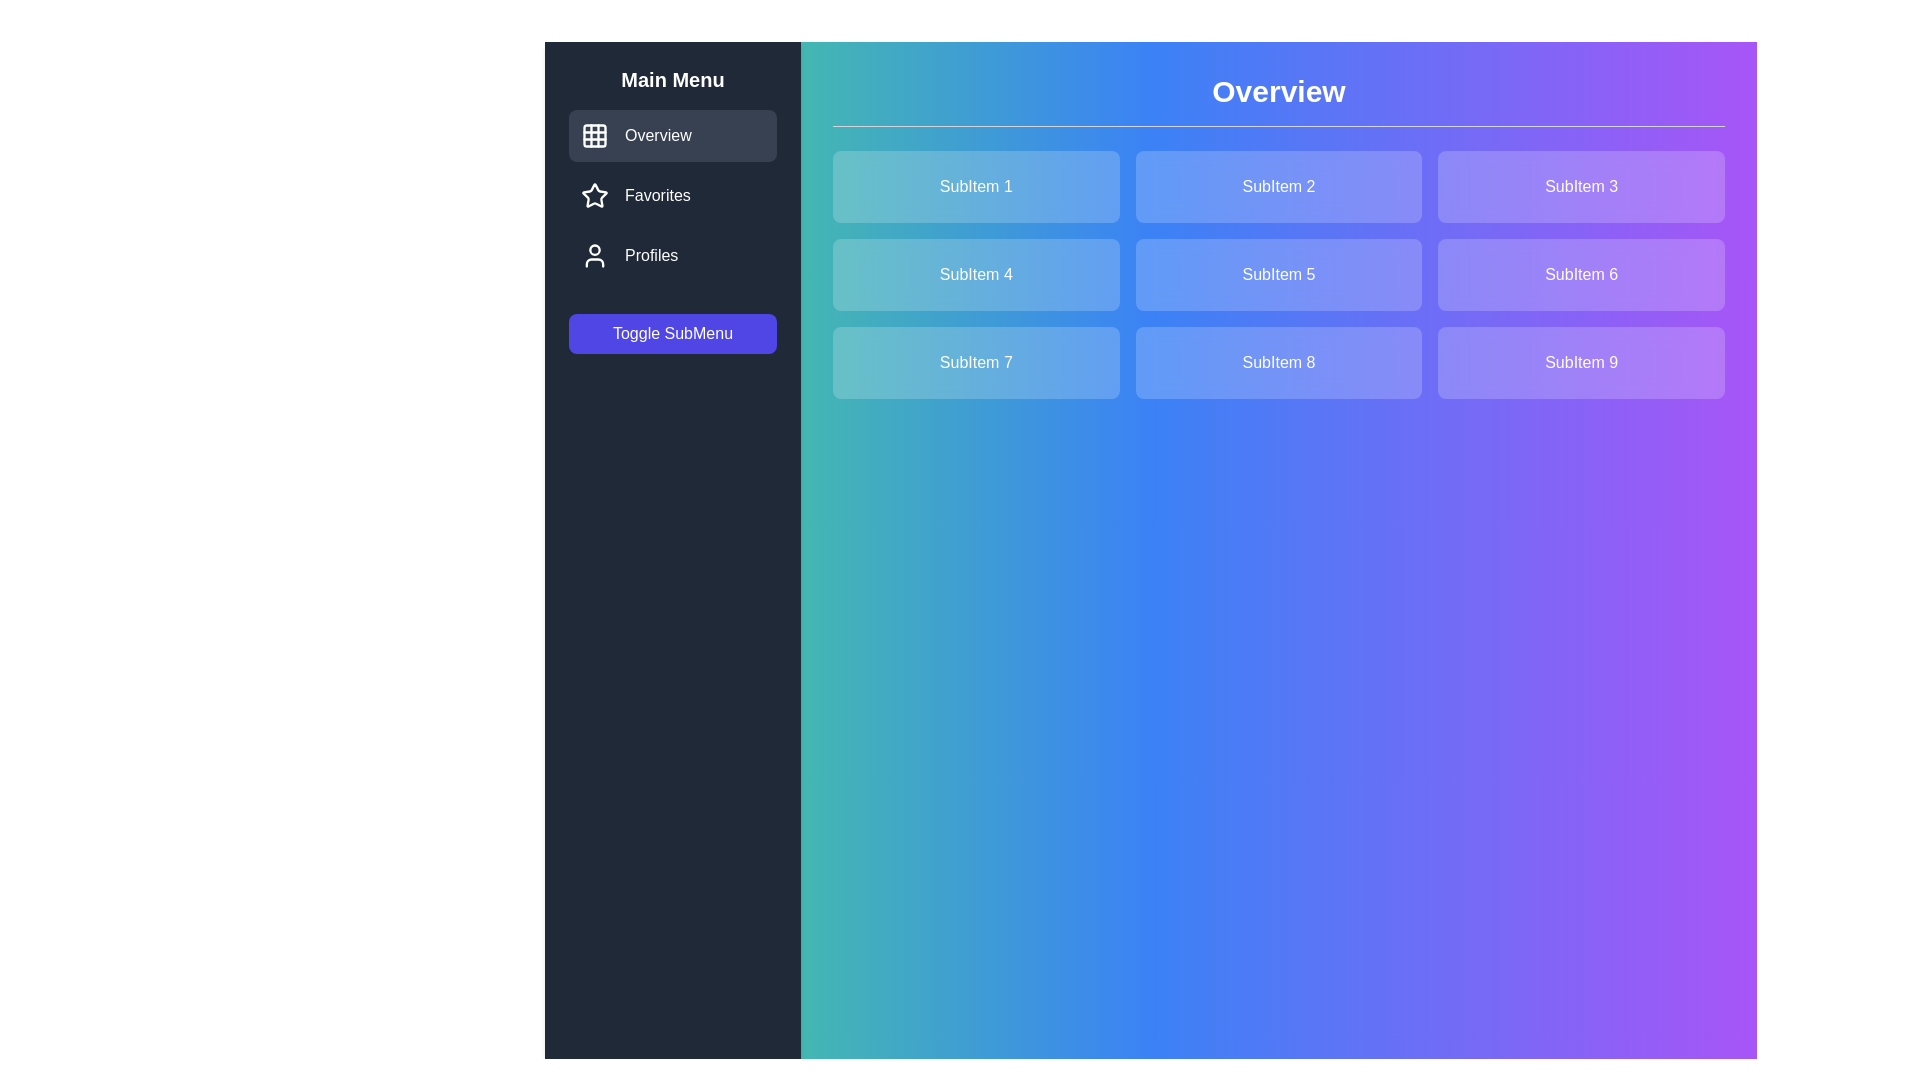  What do you see at coordinates (672, 135) in the screenshot?
I see `the menu item labeled Overview to observe the hover effect` at bounding box center [672, 135].